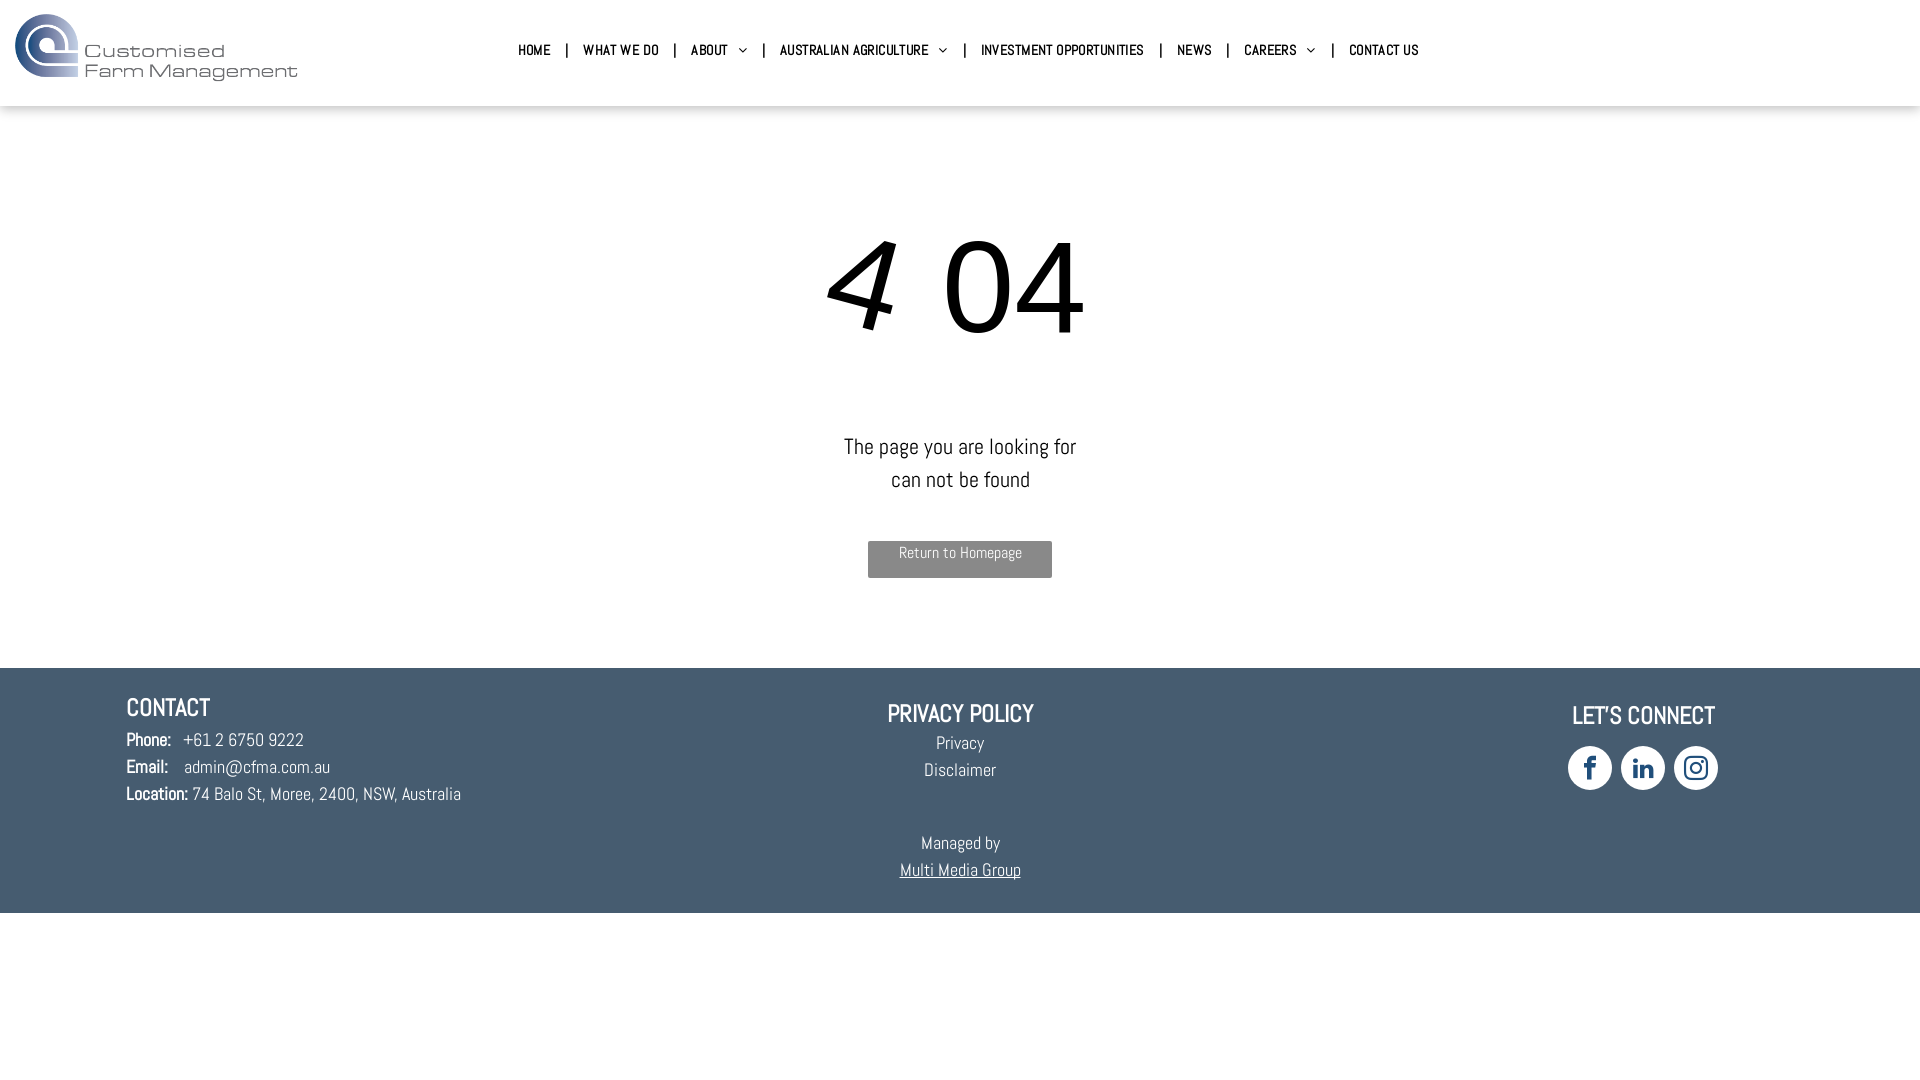 This screenshot has width=1920, height=1080. What do you see at coordinates (960, 559) in the screenshot?
I see `'Return to Homepage'` at bounding box center [960, 559].